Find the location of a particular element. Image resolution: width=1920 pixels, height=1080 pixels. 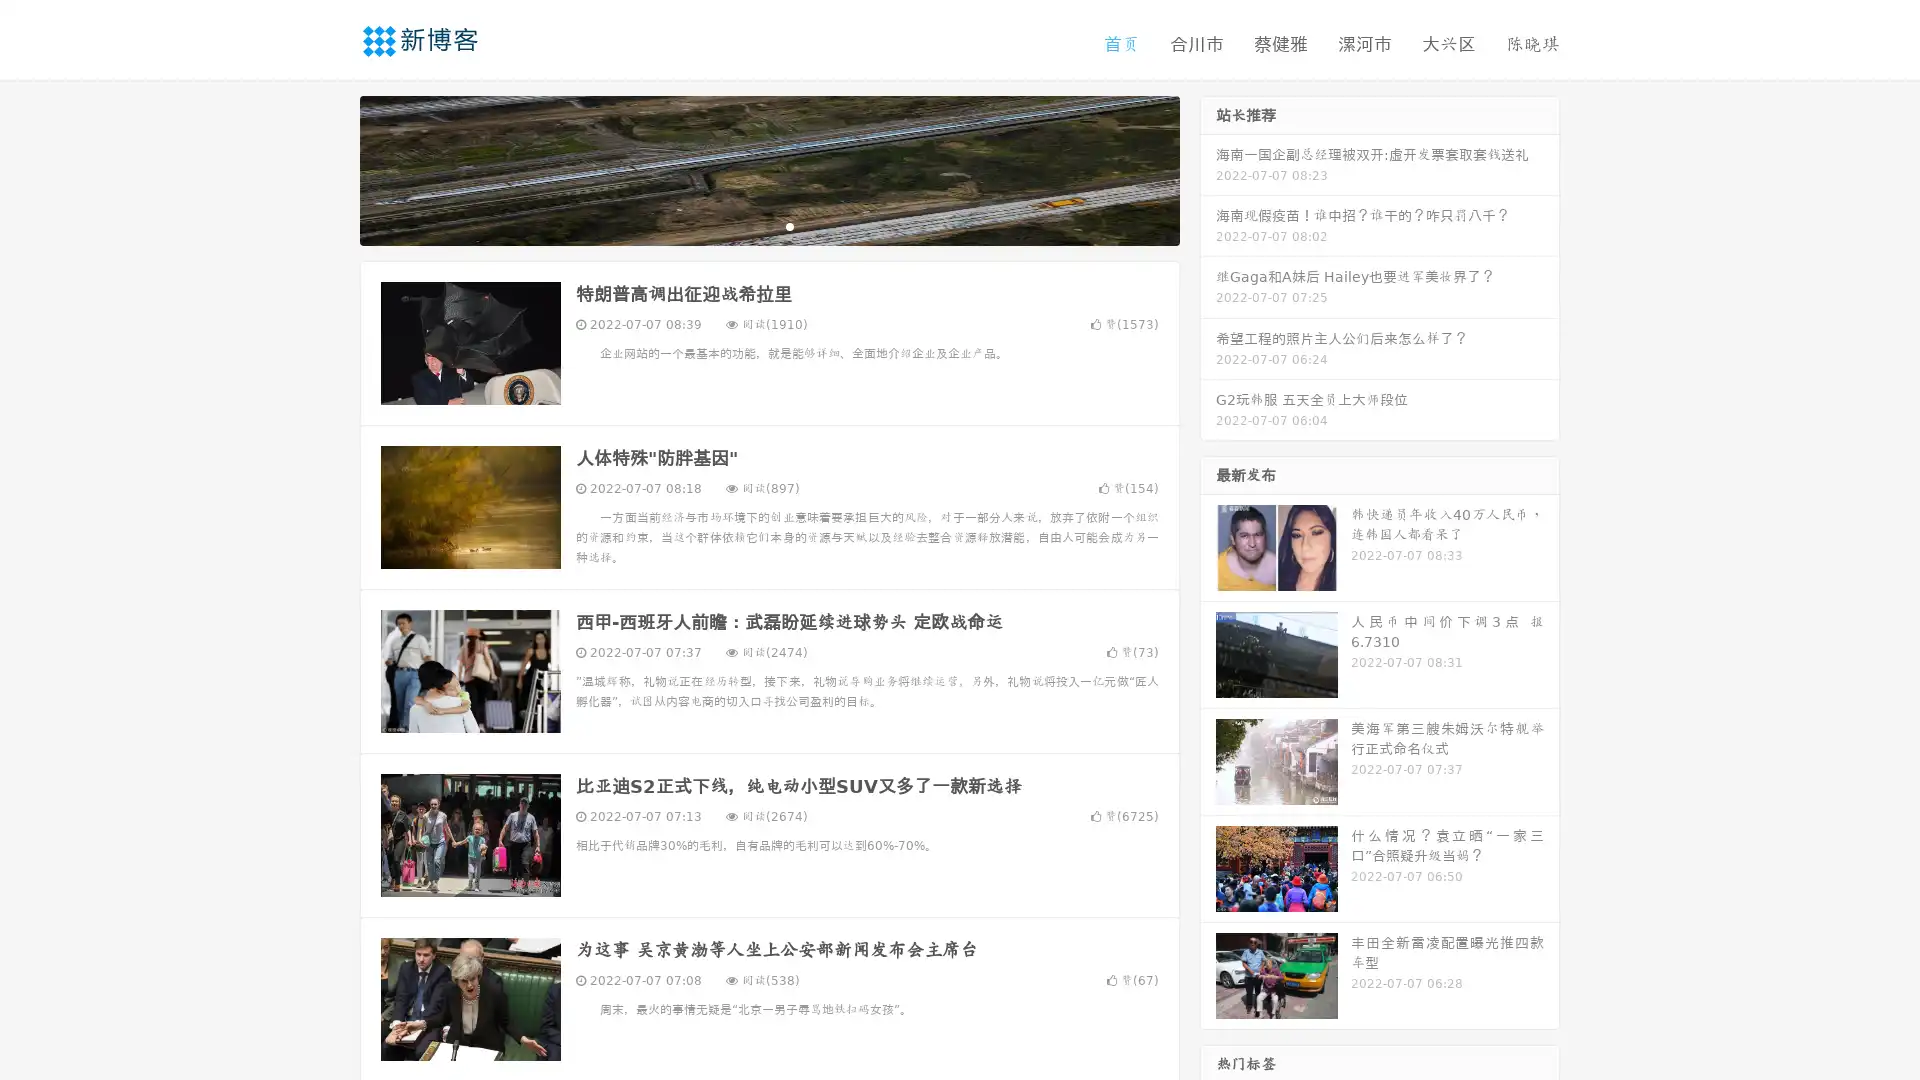

Next slide is located at coordinates (1208, 168).